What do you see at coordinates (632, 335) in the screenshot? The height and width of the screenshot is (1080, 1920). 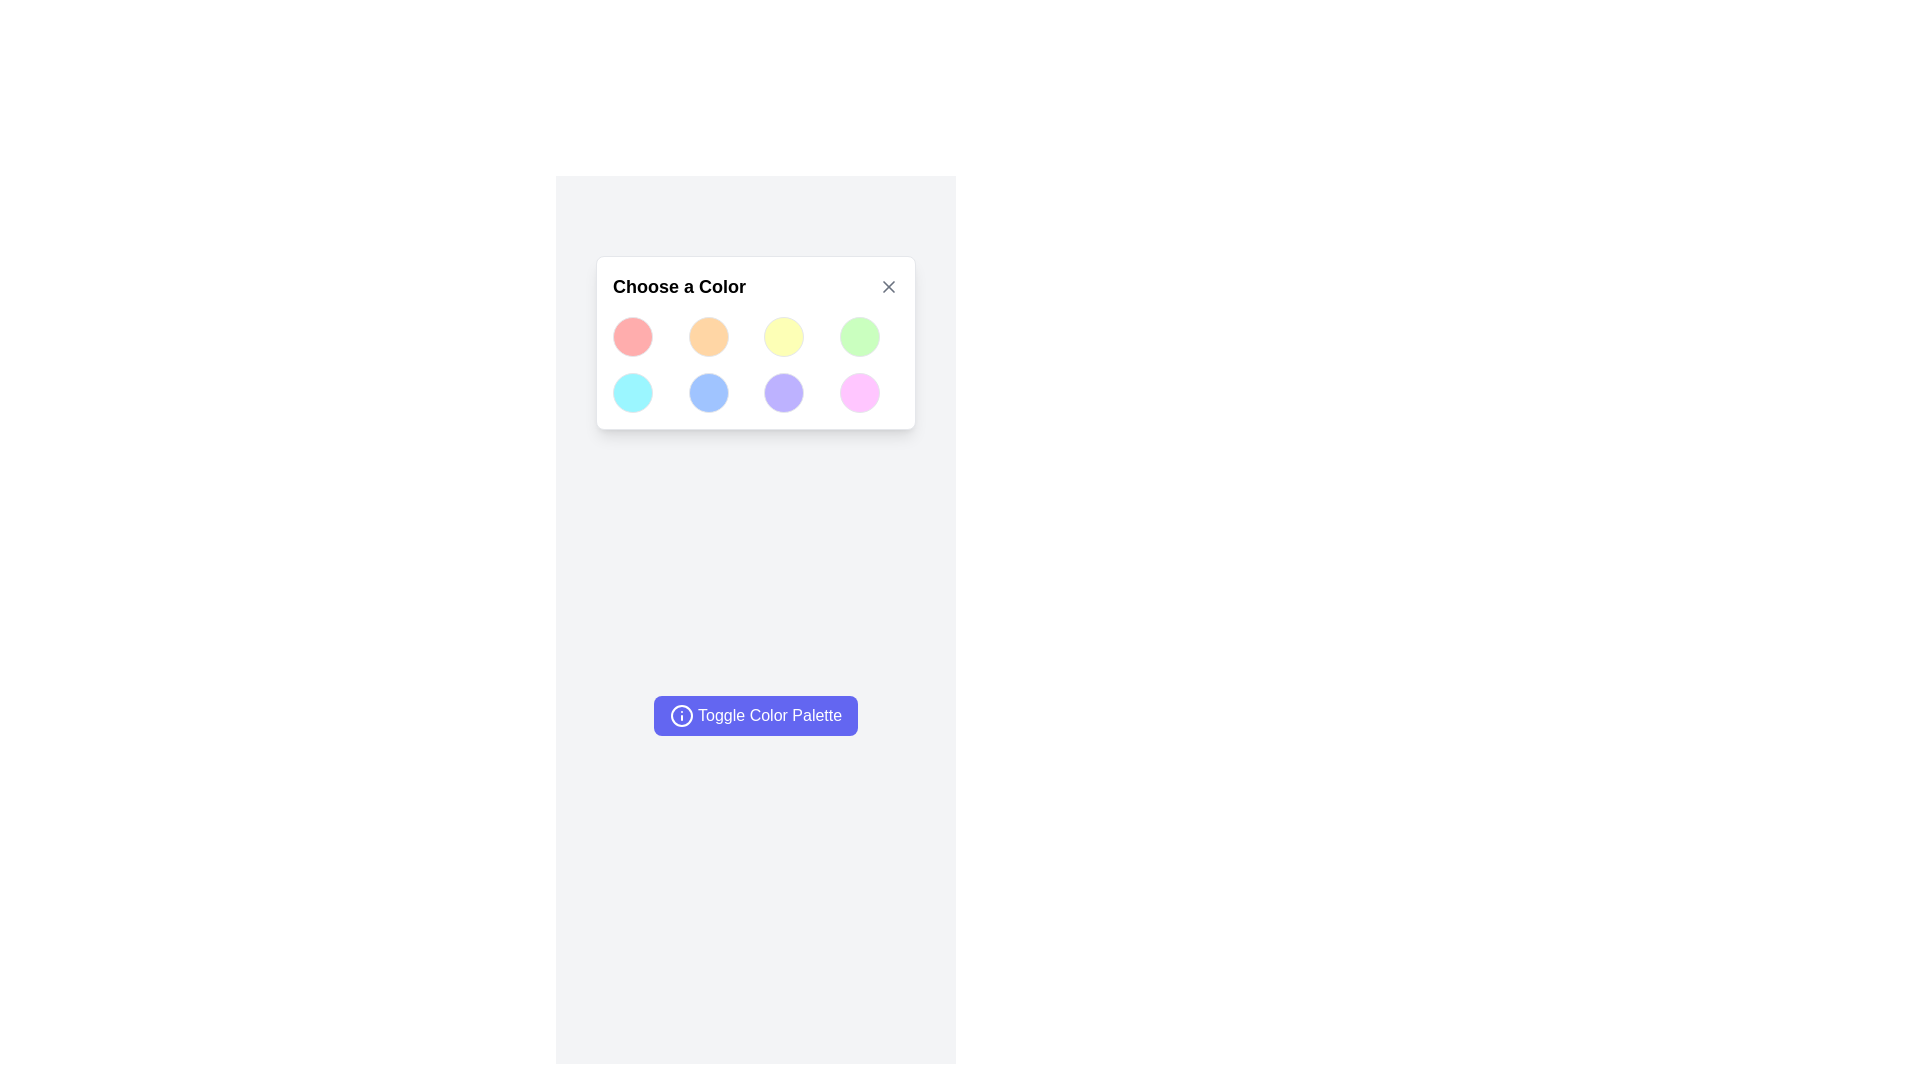 I see `the first color swatch button in the grid layout` at bounding box center [632, 335].